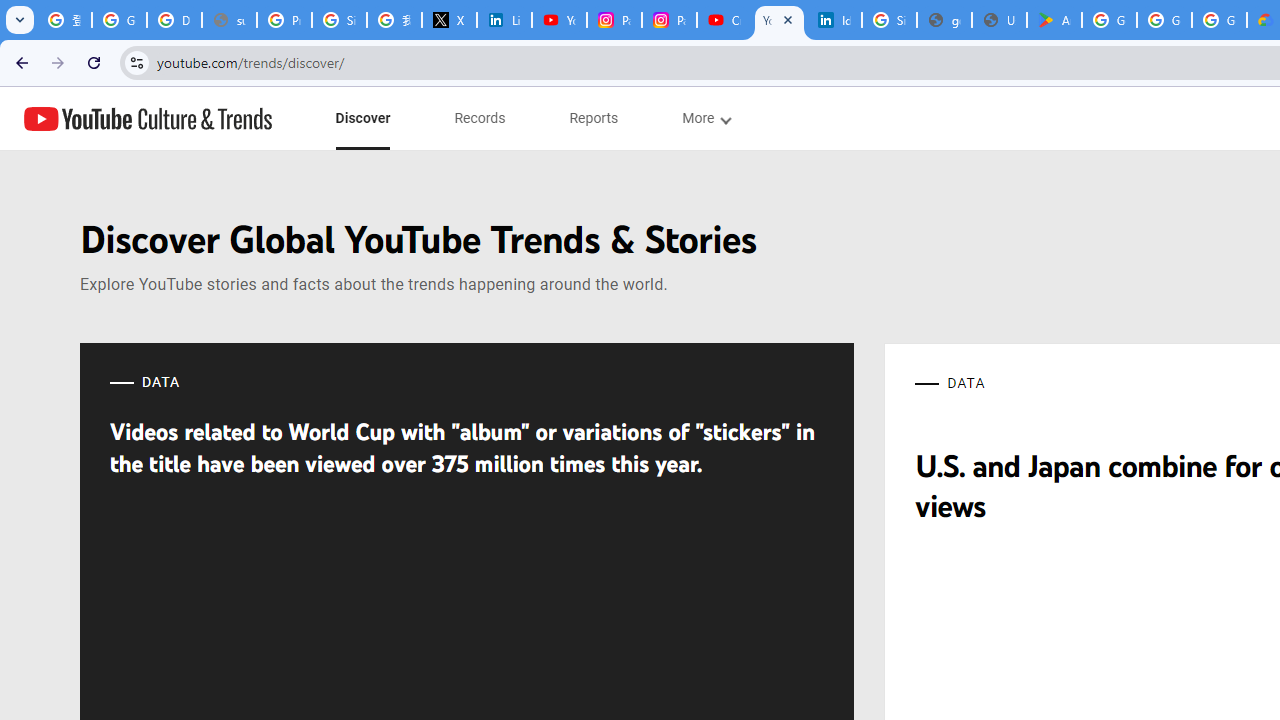 The width and height of the screenshot is (1280, 720). I want to click on 'subnav-Records menupopup', so click(480, 118).